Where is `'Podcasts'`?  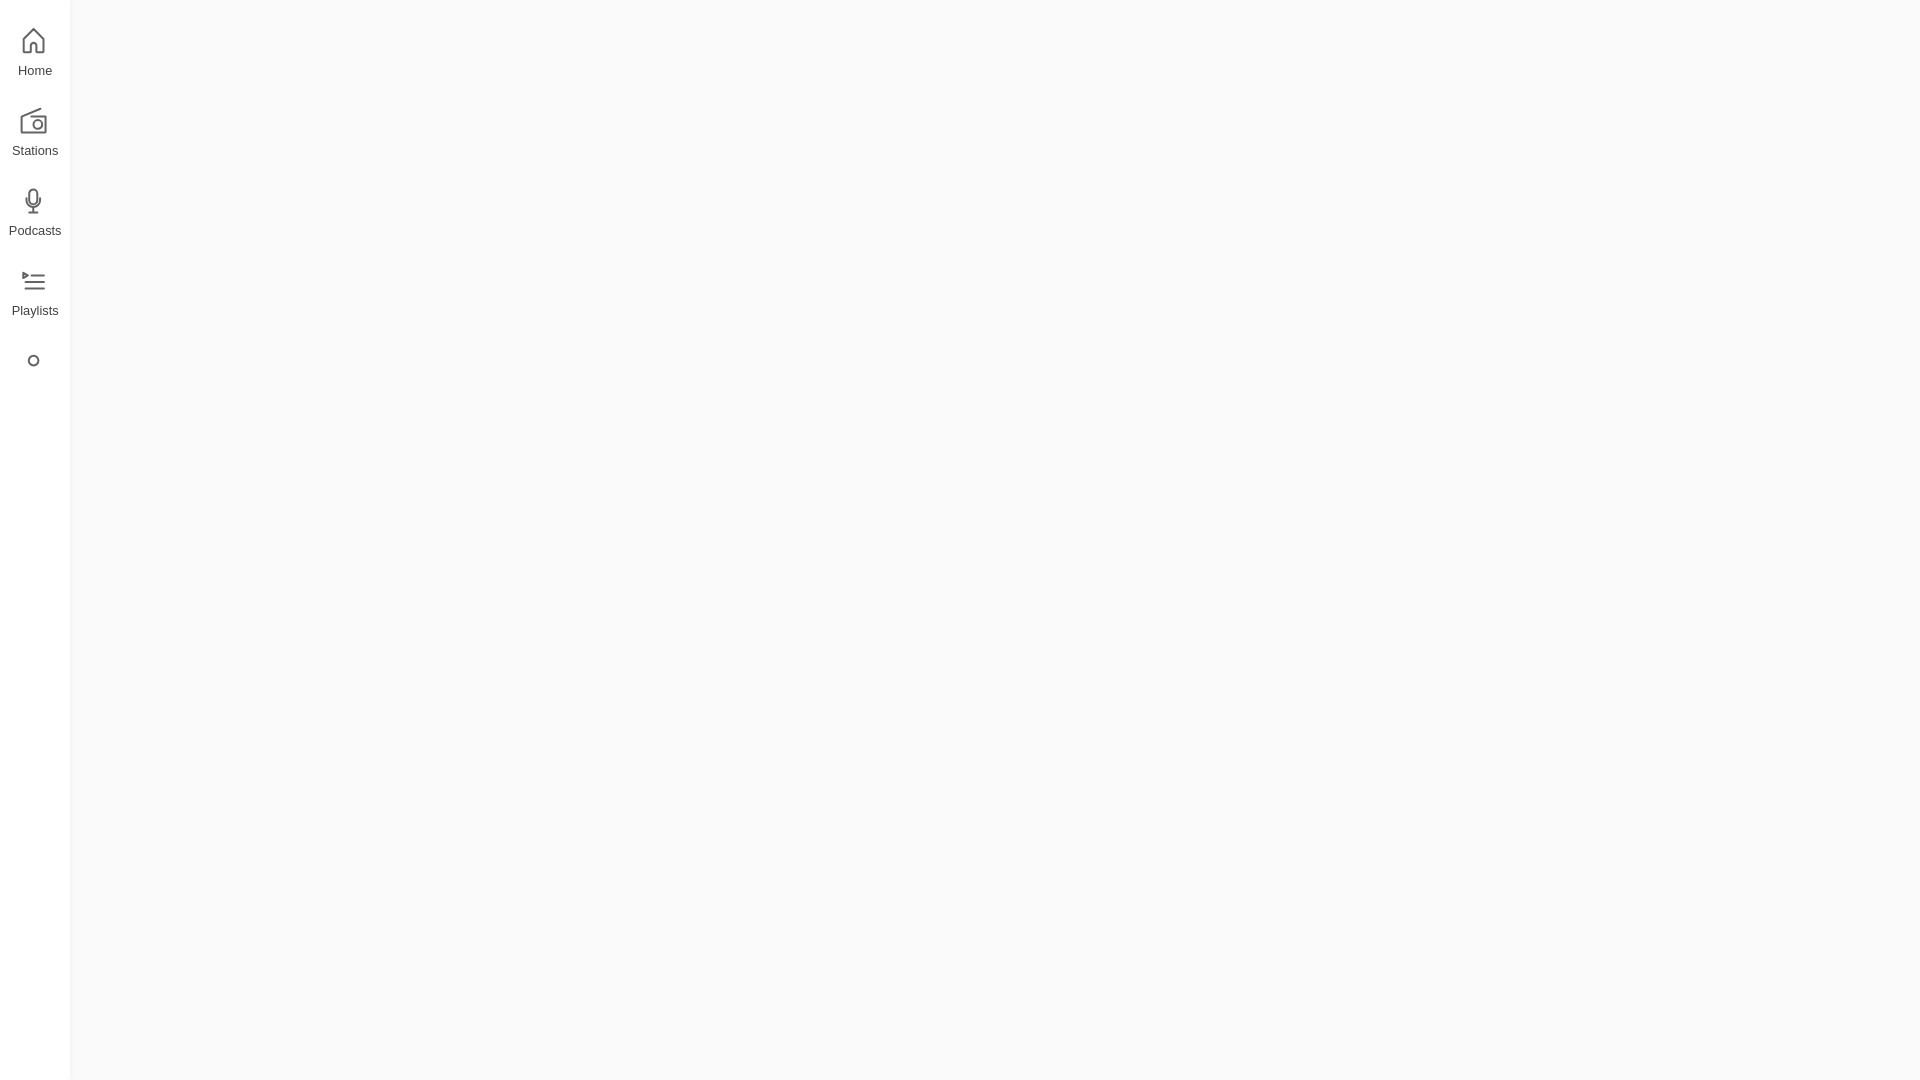
'Podcasts' is located at coordinates (32, 213).